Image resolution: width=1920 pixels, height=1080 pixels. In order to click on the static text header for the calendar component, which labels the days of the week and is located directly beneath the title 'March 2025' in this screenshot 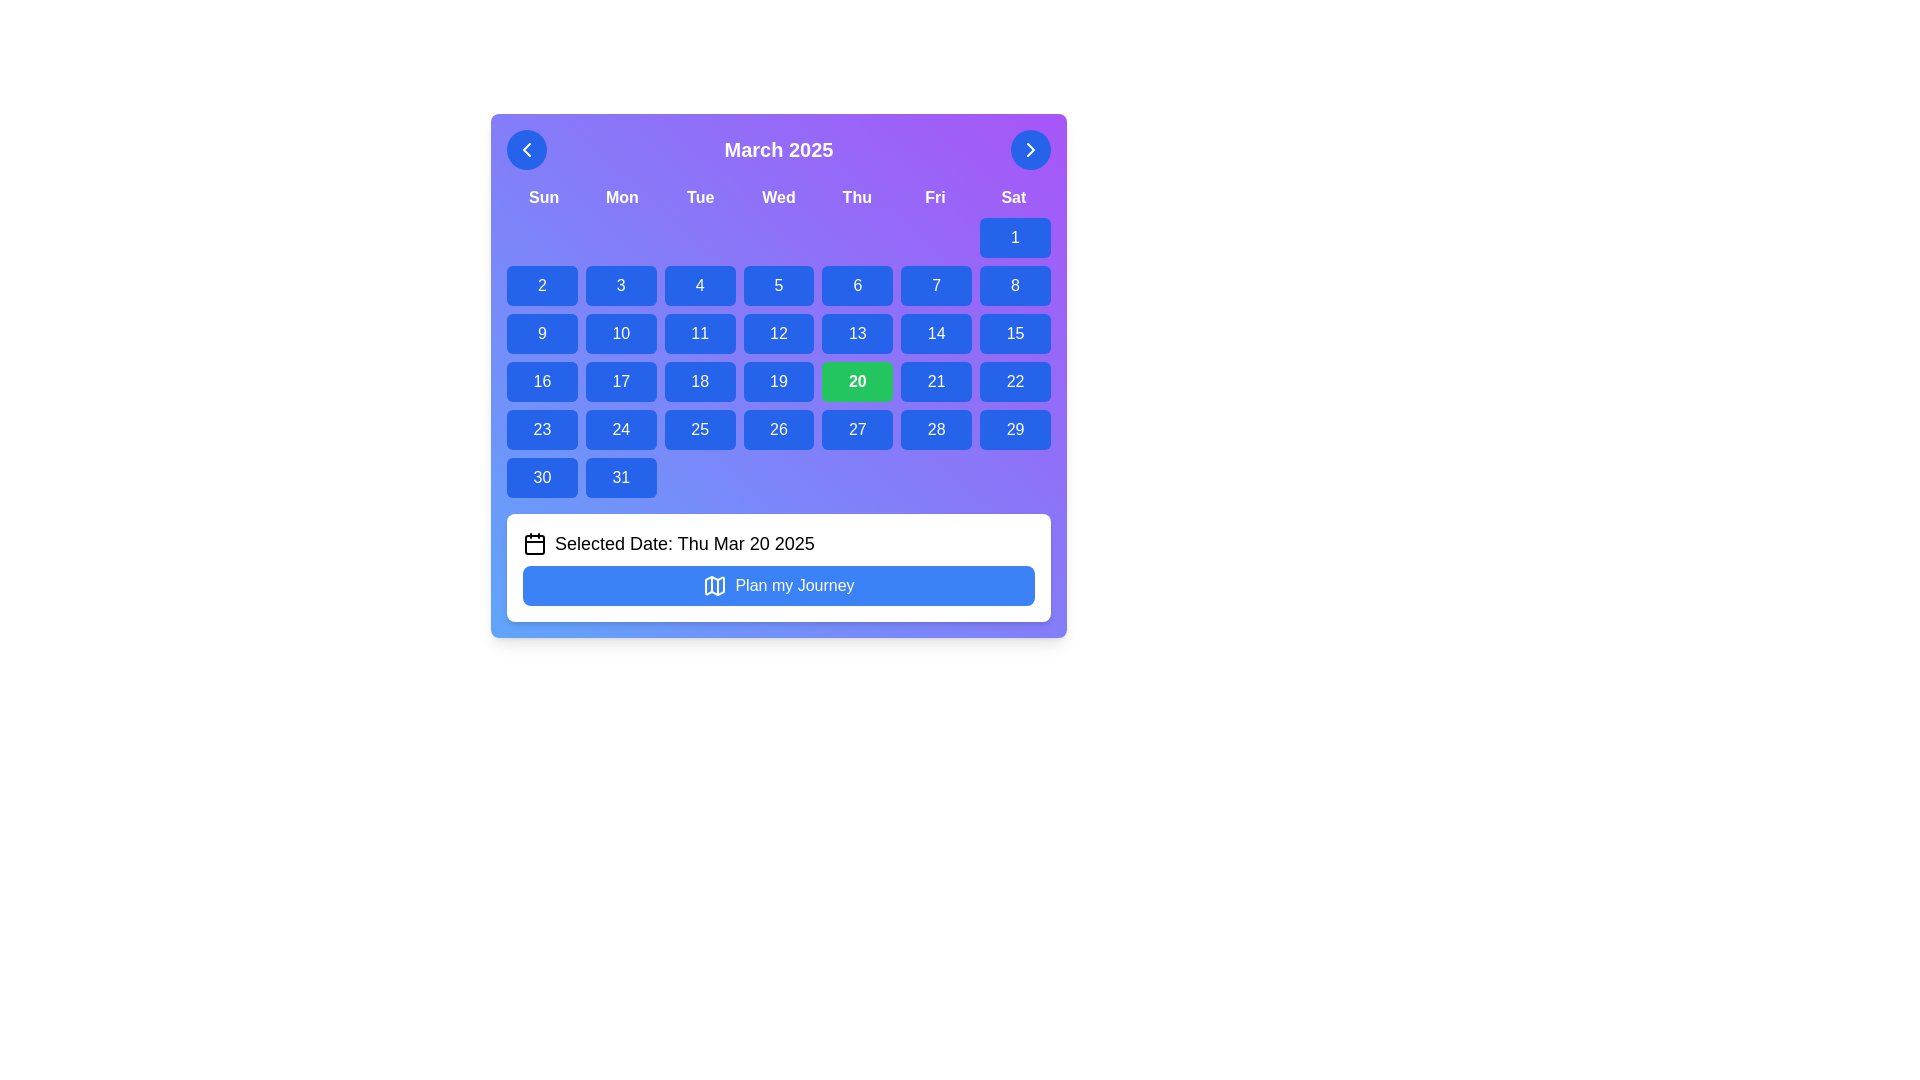, I will do `click(777, 197)`.